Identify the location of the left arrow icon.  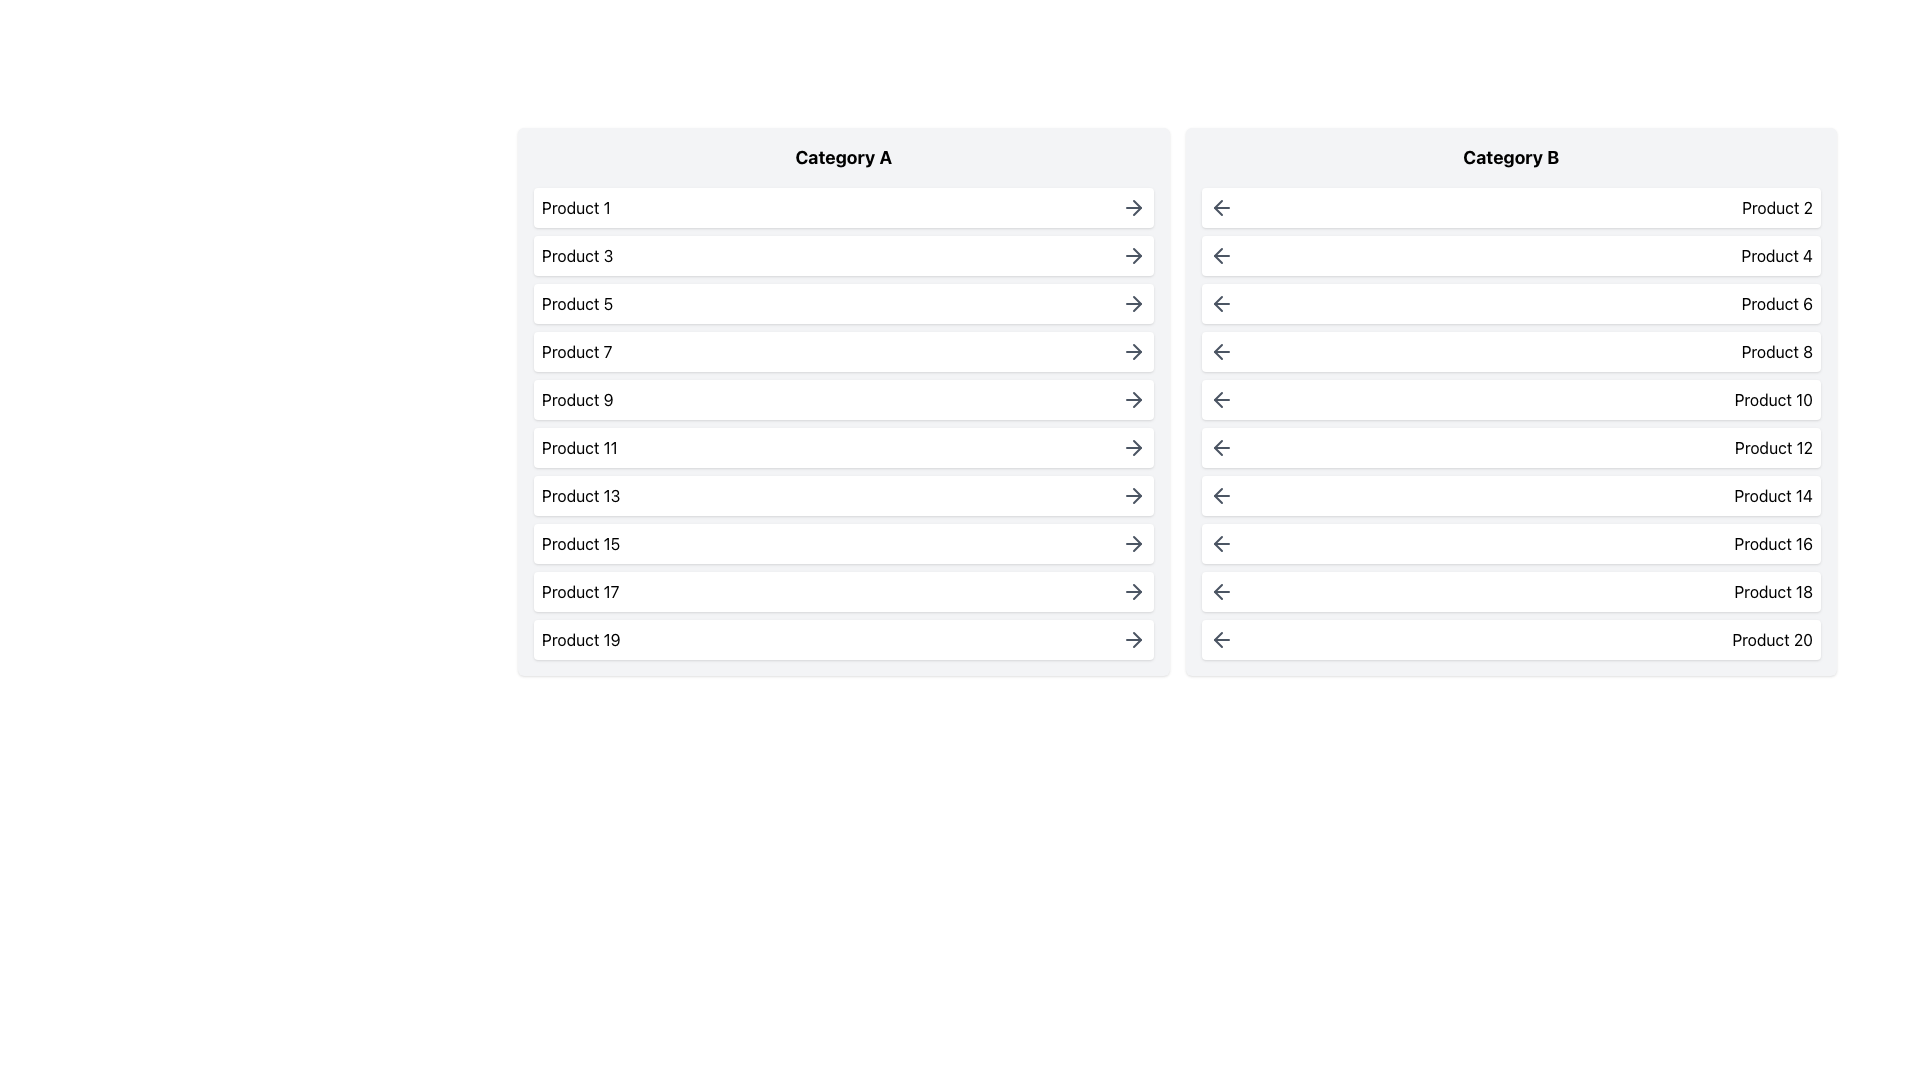
(1220, 400).